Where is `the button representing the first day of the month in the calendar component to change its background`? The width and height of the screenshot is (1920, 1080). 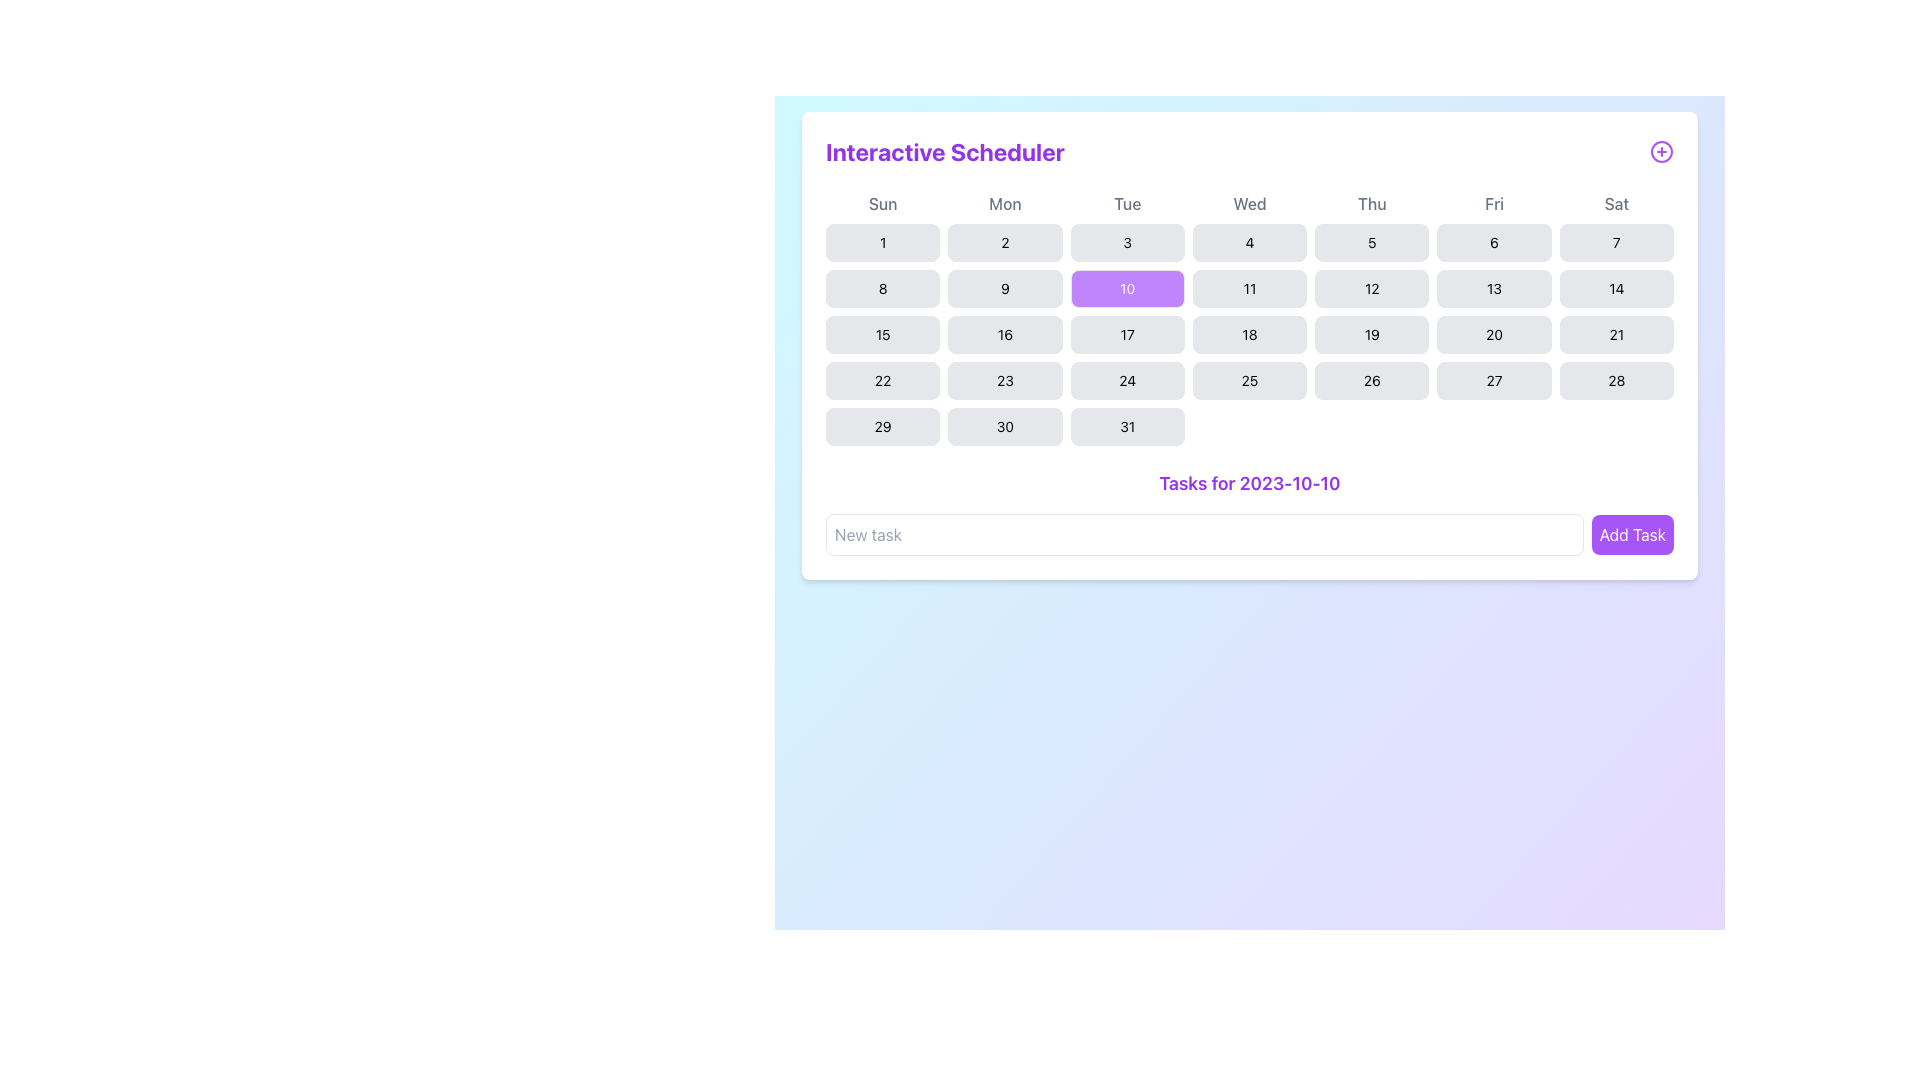
the button representing the first day of the month in the calendar component to change its background is located at coordinates (882, 242).